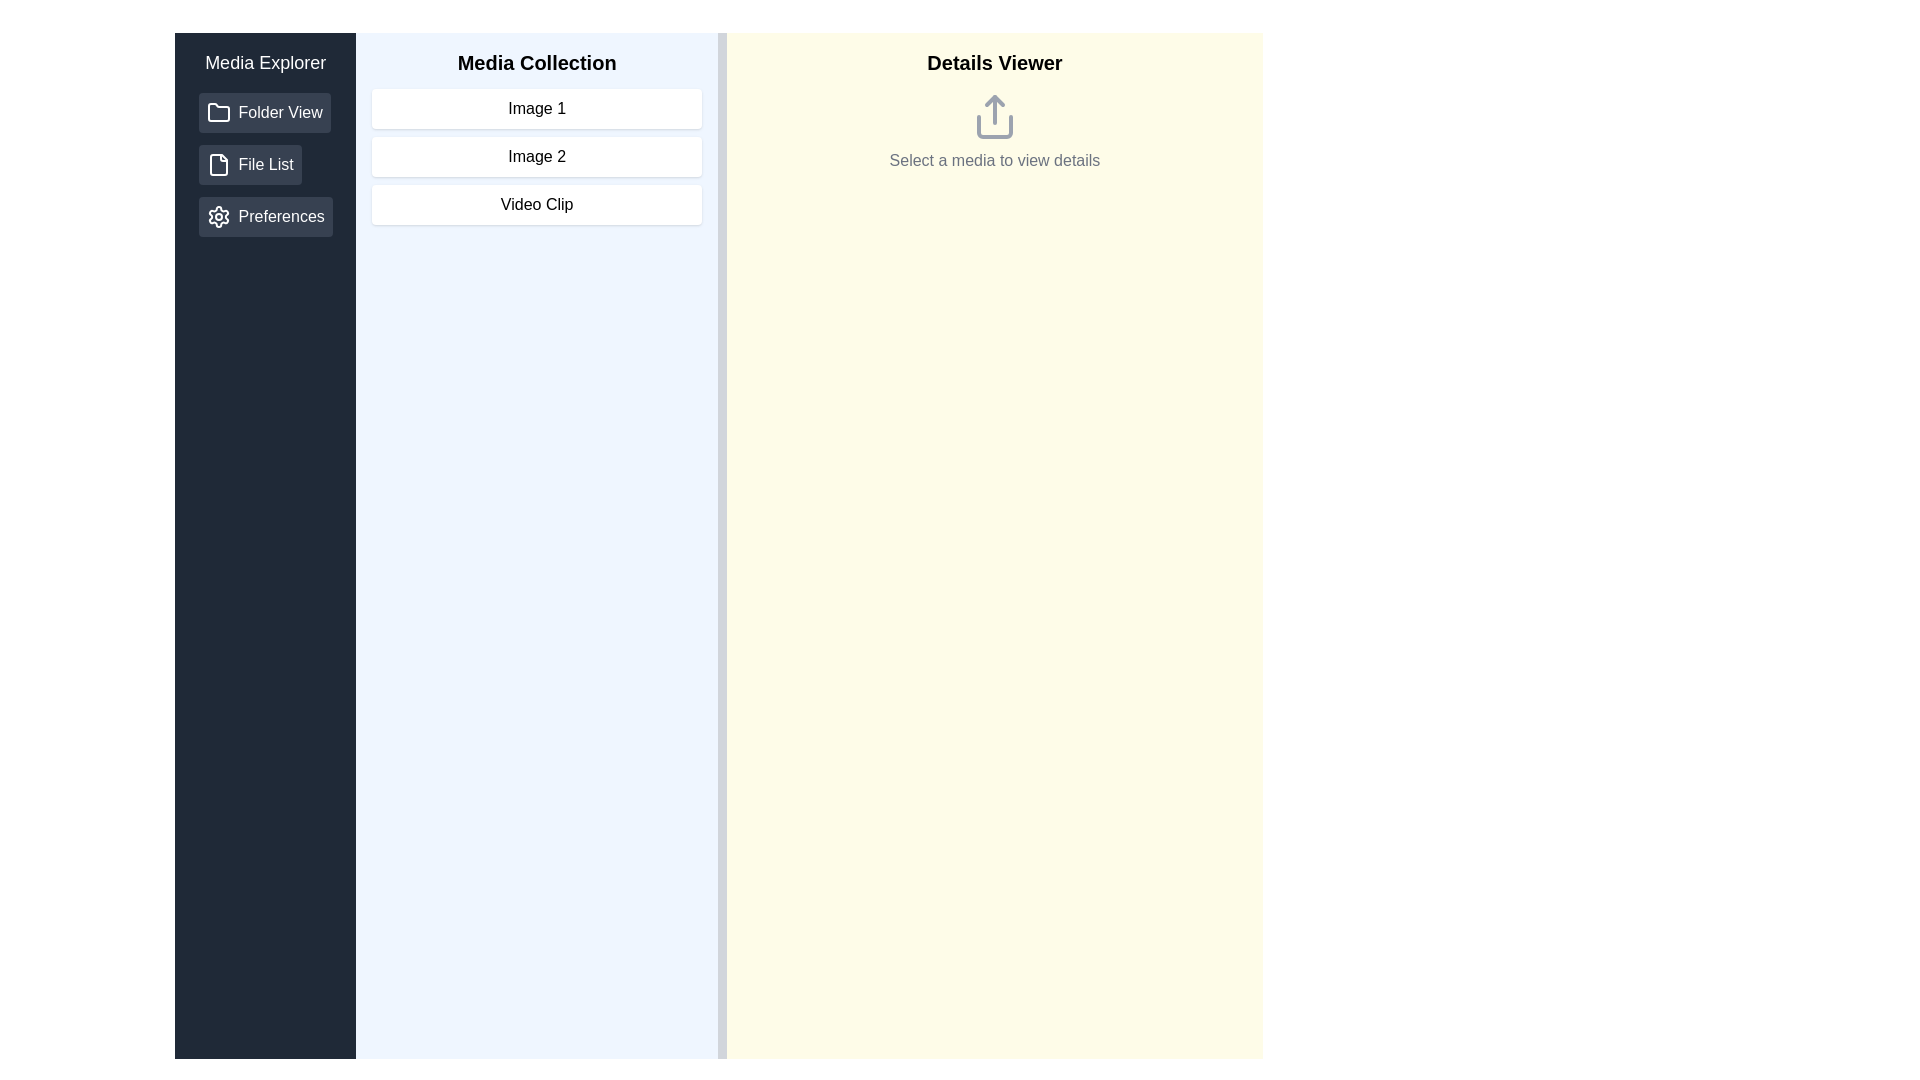 This screenshot has width=1920, height=1080. I want to click on the 'Preferences' button, which is the third button in the vertical stack in the left sidebar of the application, to observe the hover effect, so click(264, 216).